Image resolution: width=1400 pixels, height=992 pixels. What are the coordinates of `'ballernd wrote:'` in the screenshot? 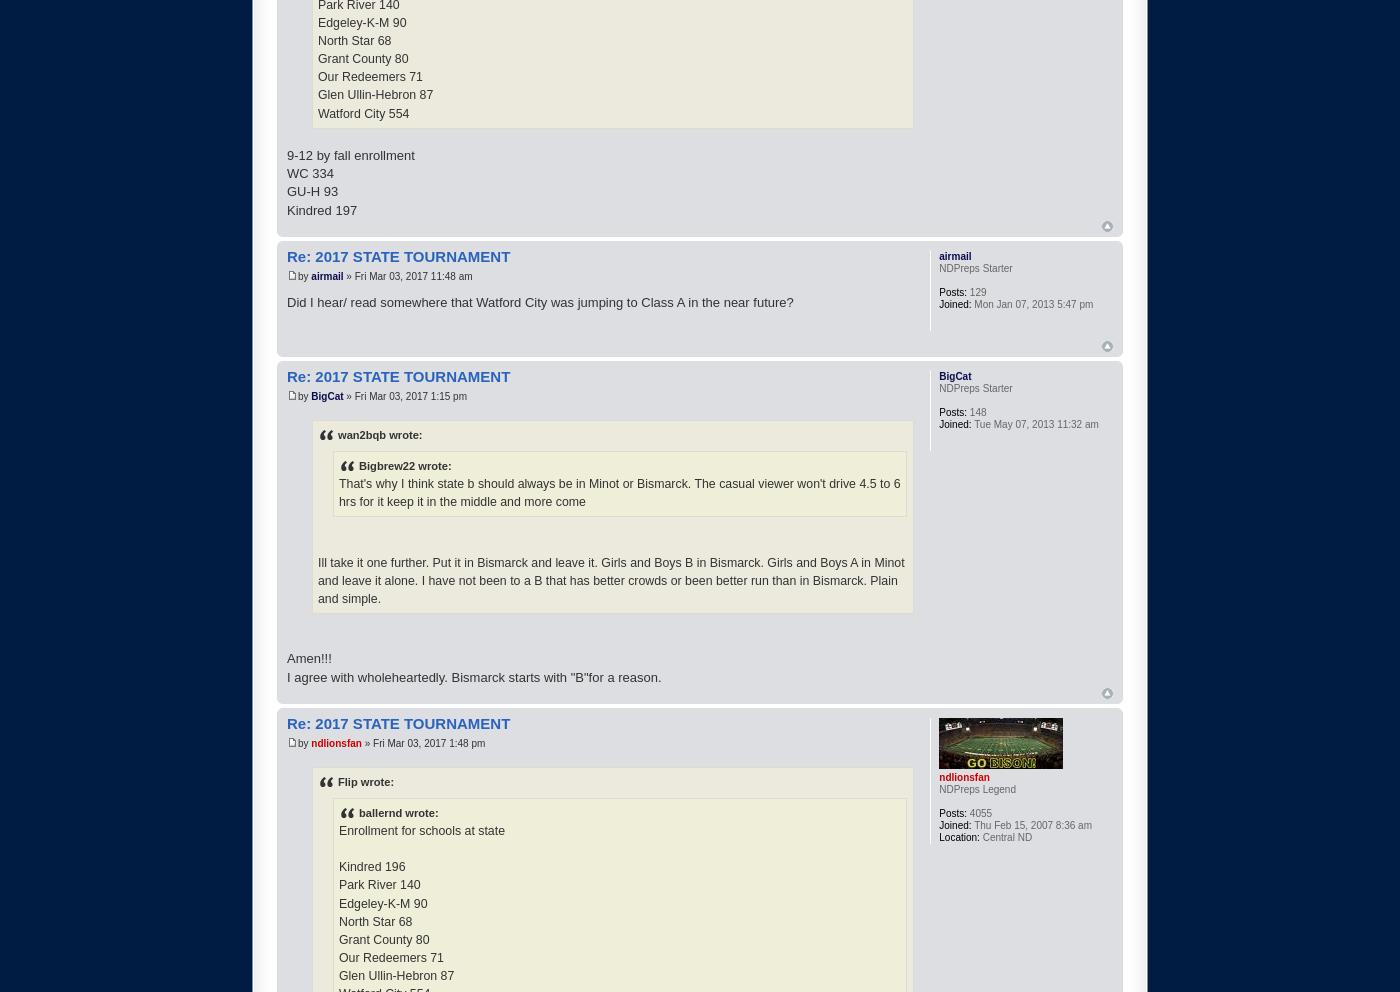 It's located at (398, 811).